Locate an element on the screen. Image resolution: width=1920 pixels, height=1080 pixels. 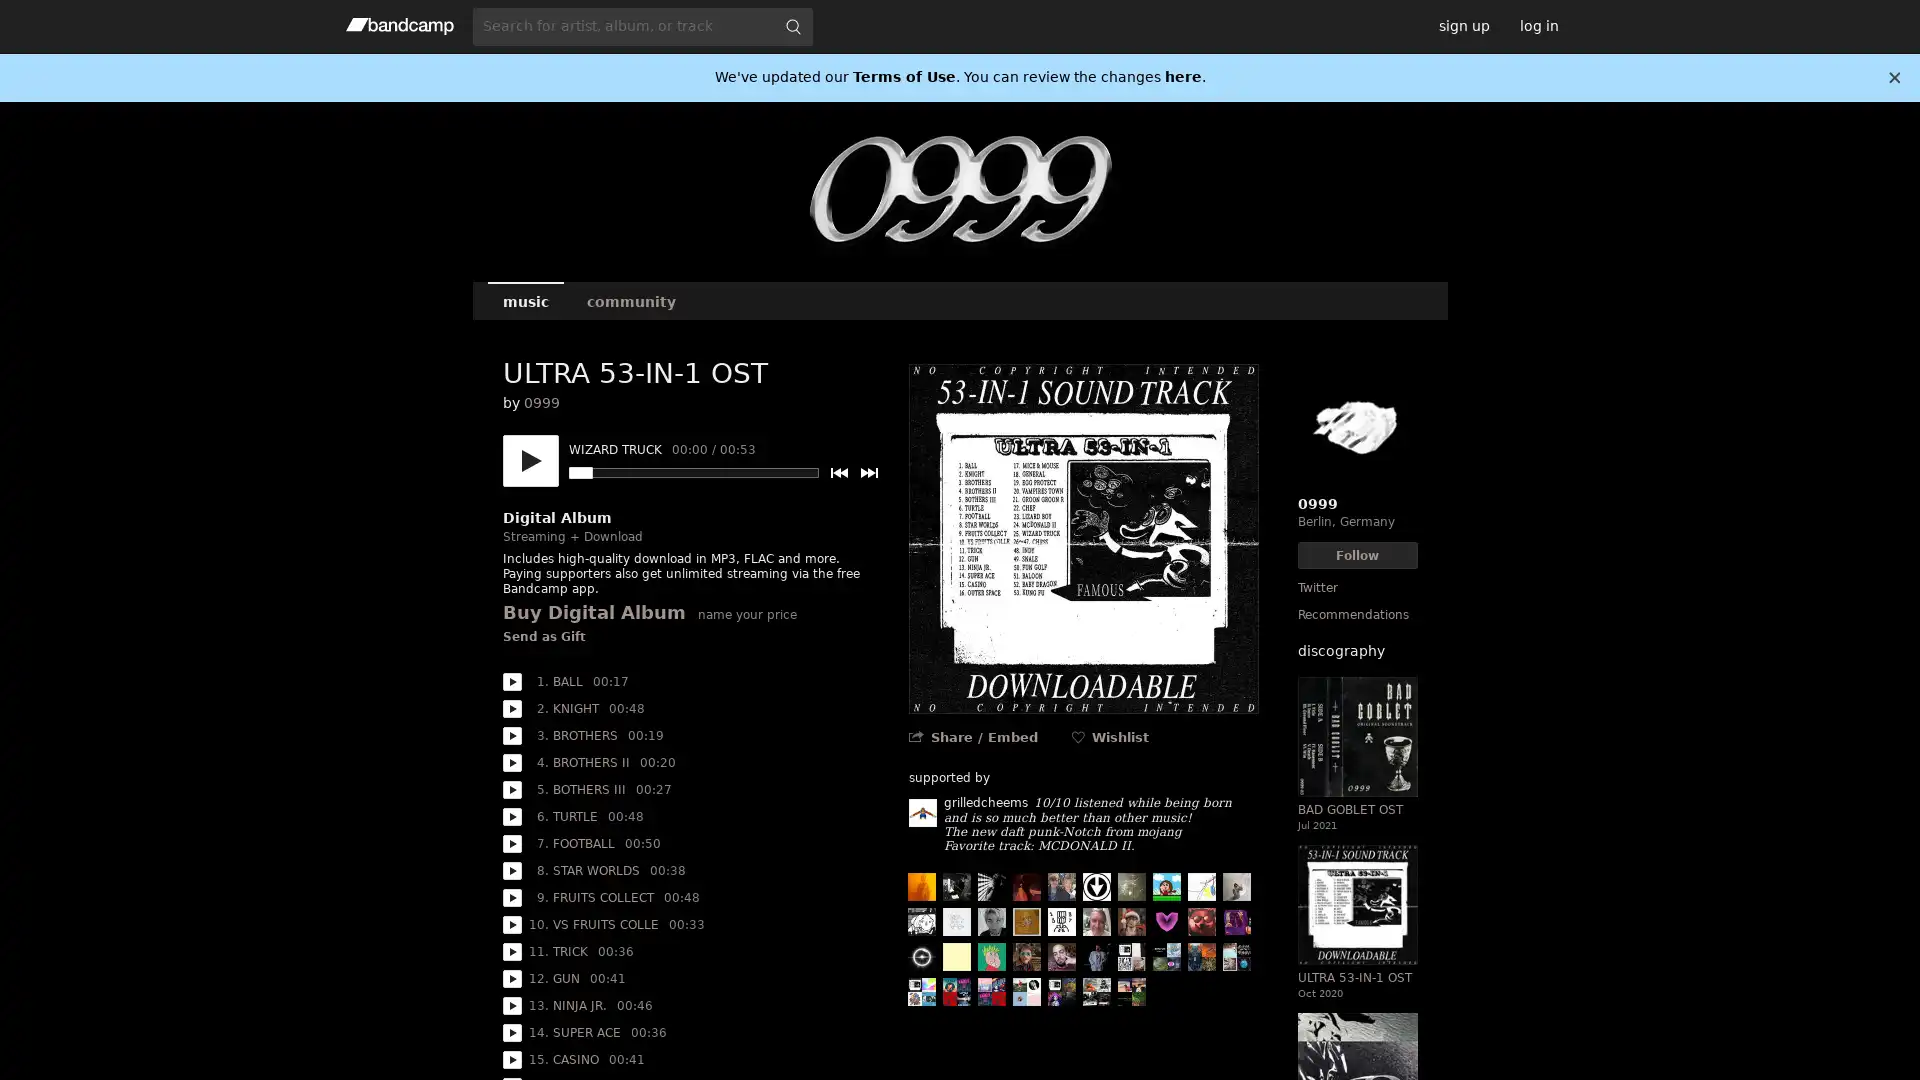
Play BOTHERS III is located at coordinates (511, 789).